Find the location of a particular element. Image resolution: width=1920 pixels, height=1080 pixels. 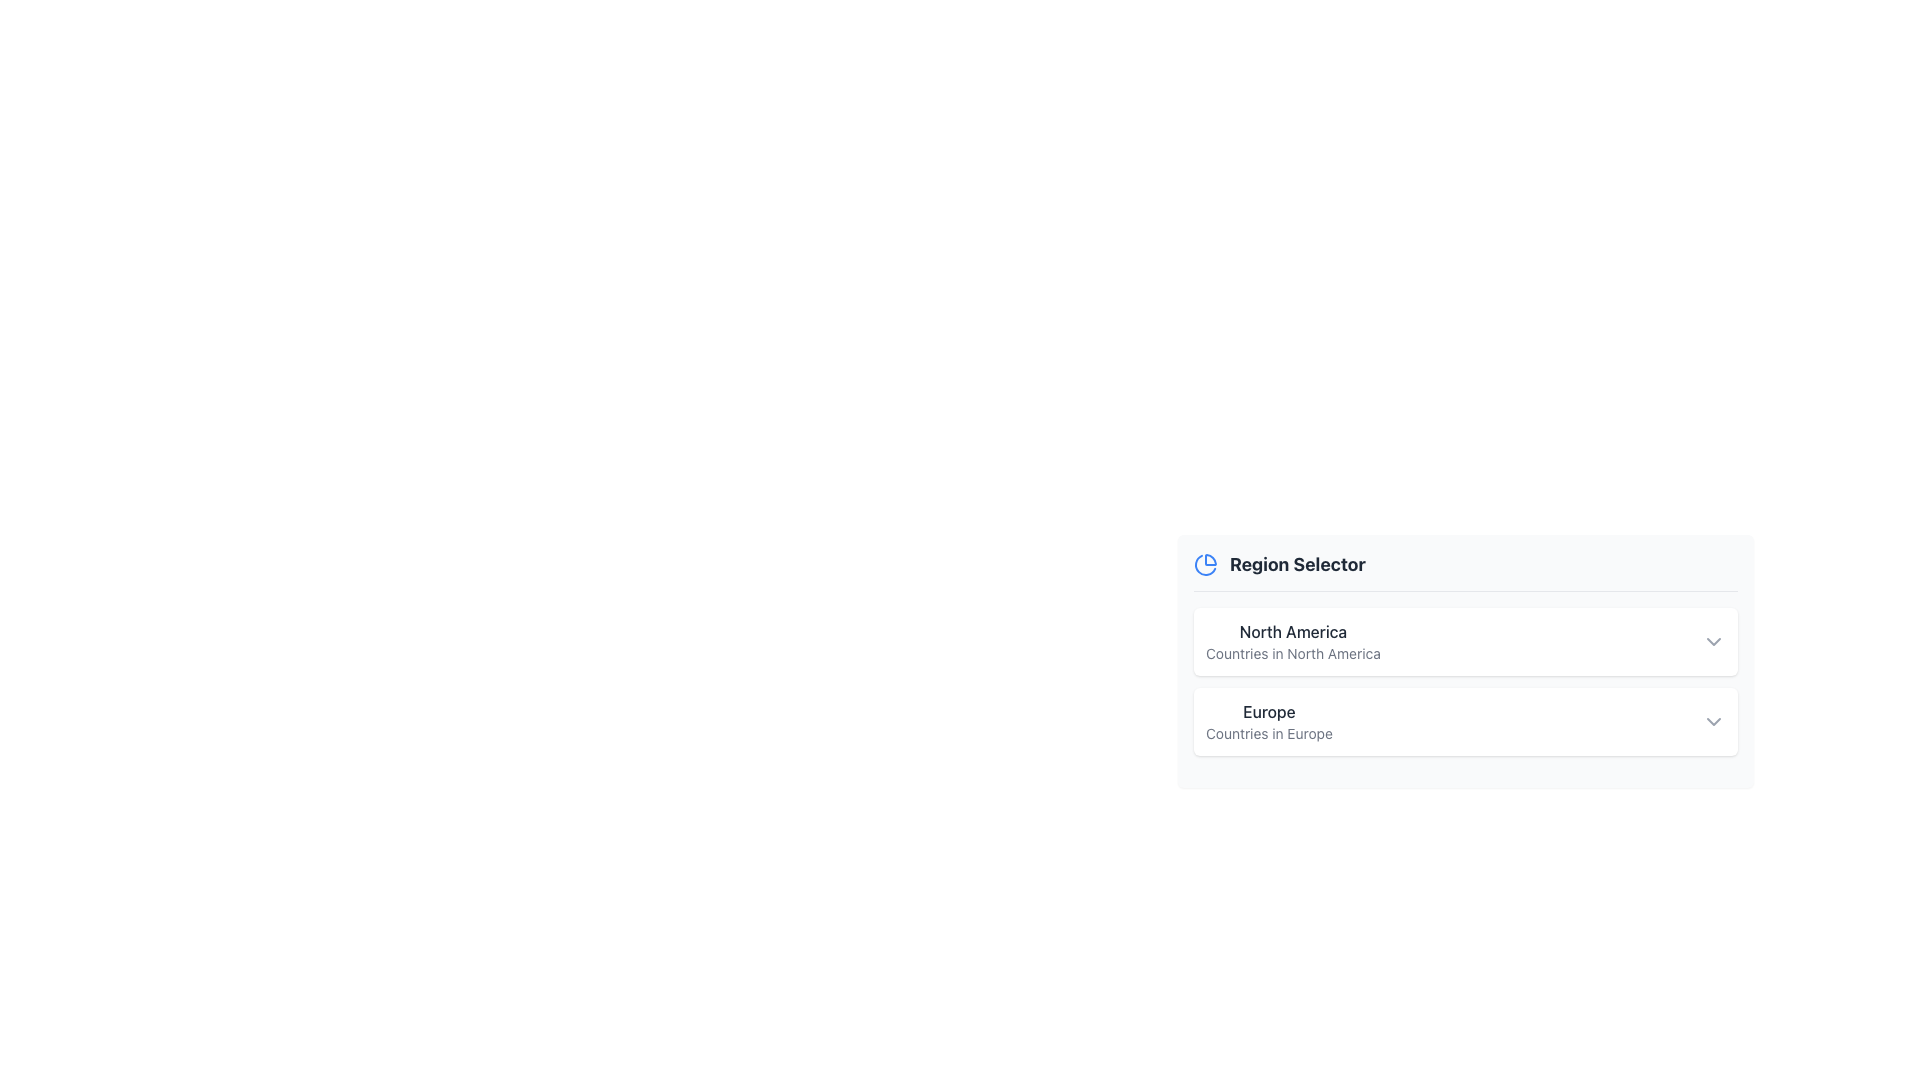

the static text label for the region category 'Europe', which serves as the header for the description 'Countries in Europe' is located at coordinates (1268, 711).